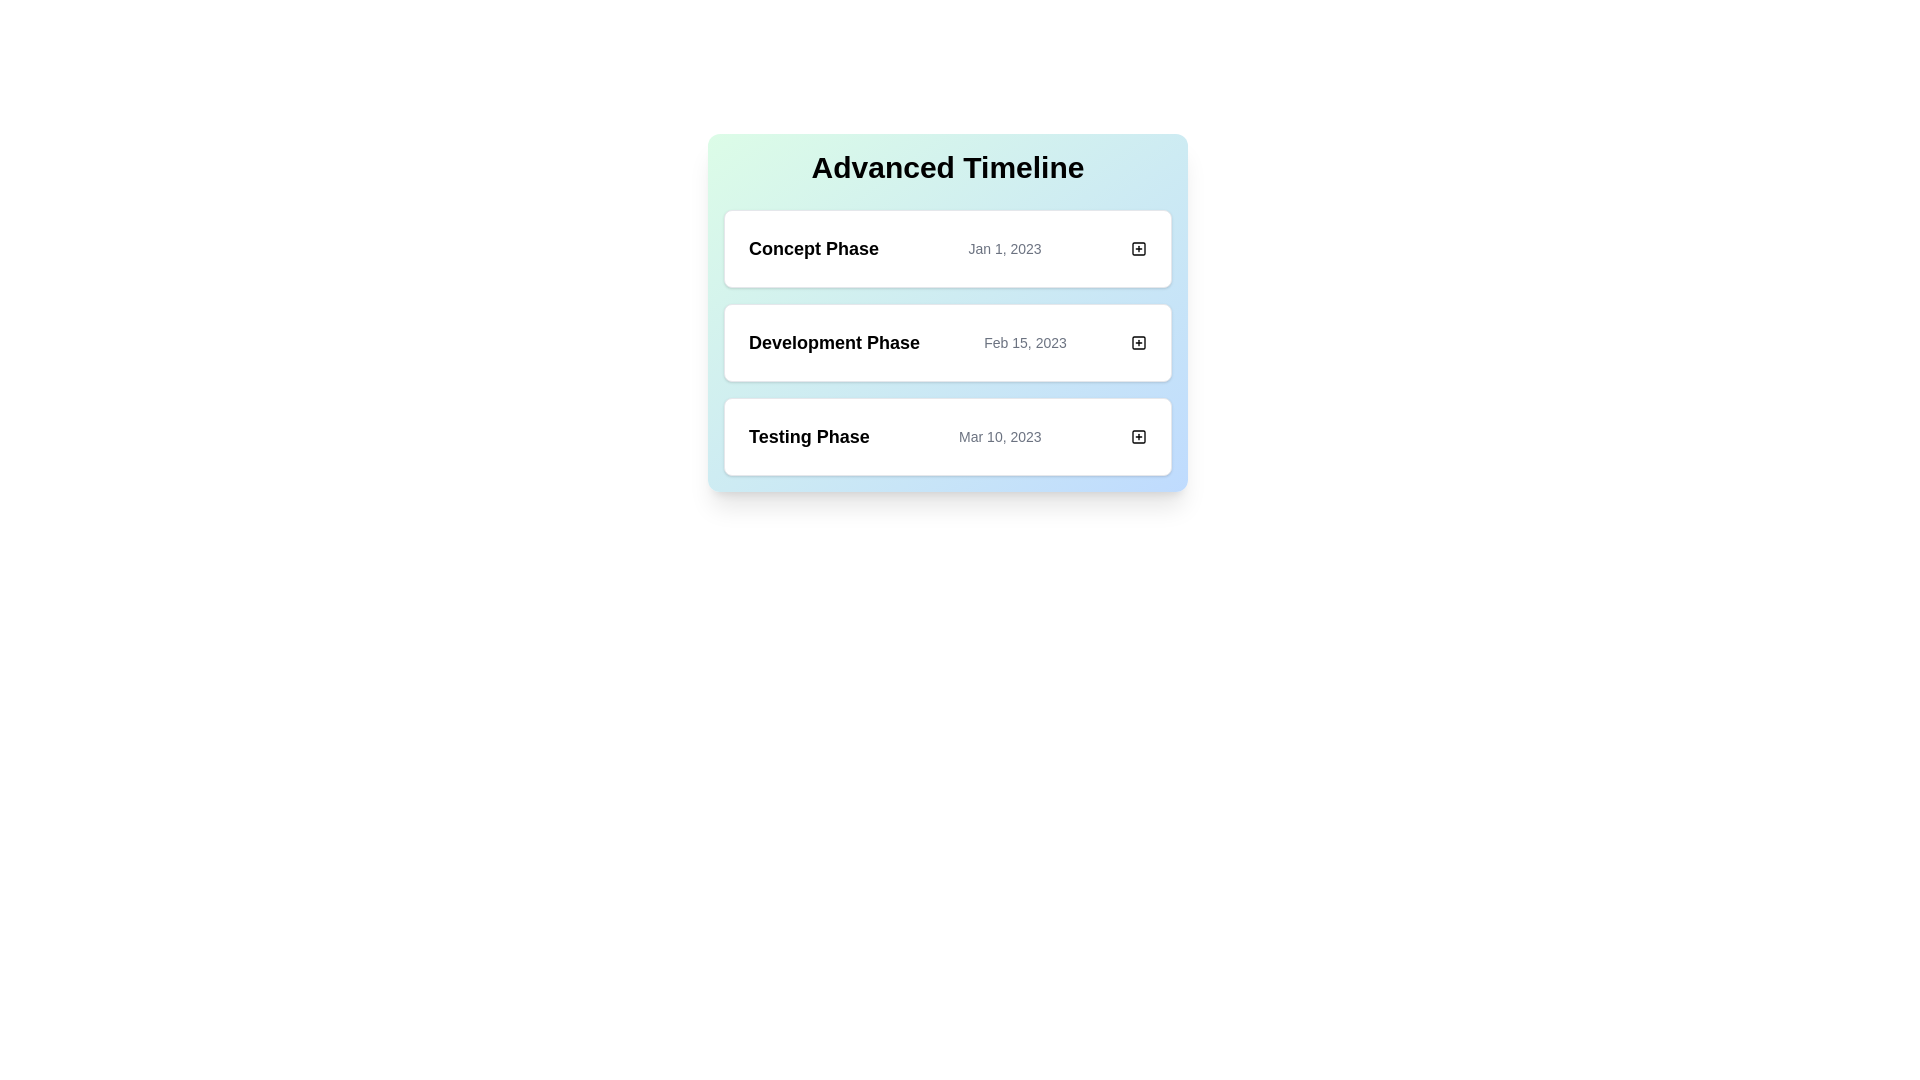 The width and height of the screenshot is (1920, 1080). I want to click on information from the middle segment of the vertically-aligned timeline which includes the title 'Development Phase' and the date 'Feb 15, 2023', so click(947, 342).